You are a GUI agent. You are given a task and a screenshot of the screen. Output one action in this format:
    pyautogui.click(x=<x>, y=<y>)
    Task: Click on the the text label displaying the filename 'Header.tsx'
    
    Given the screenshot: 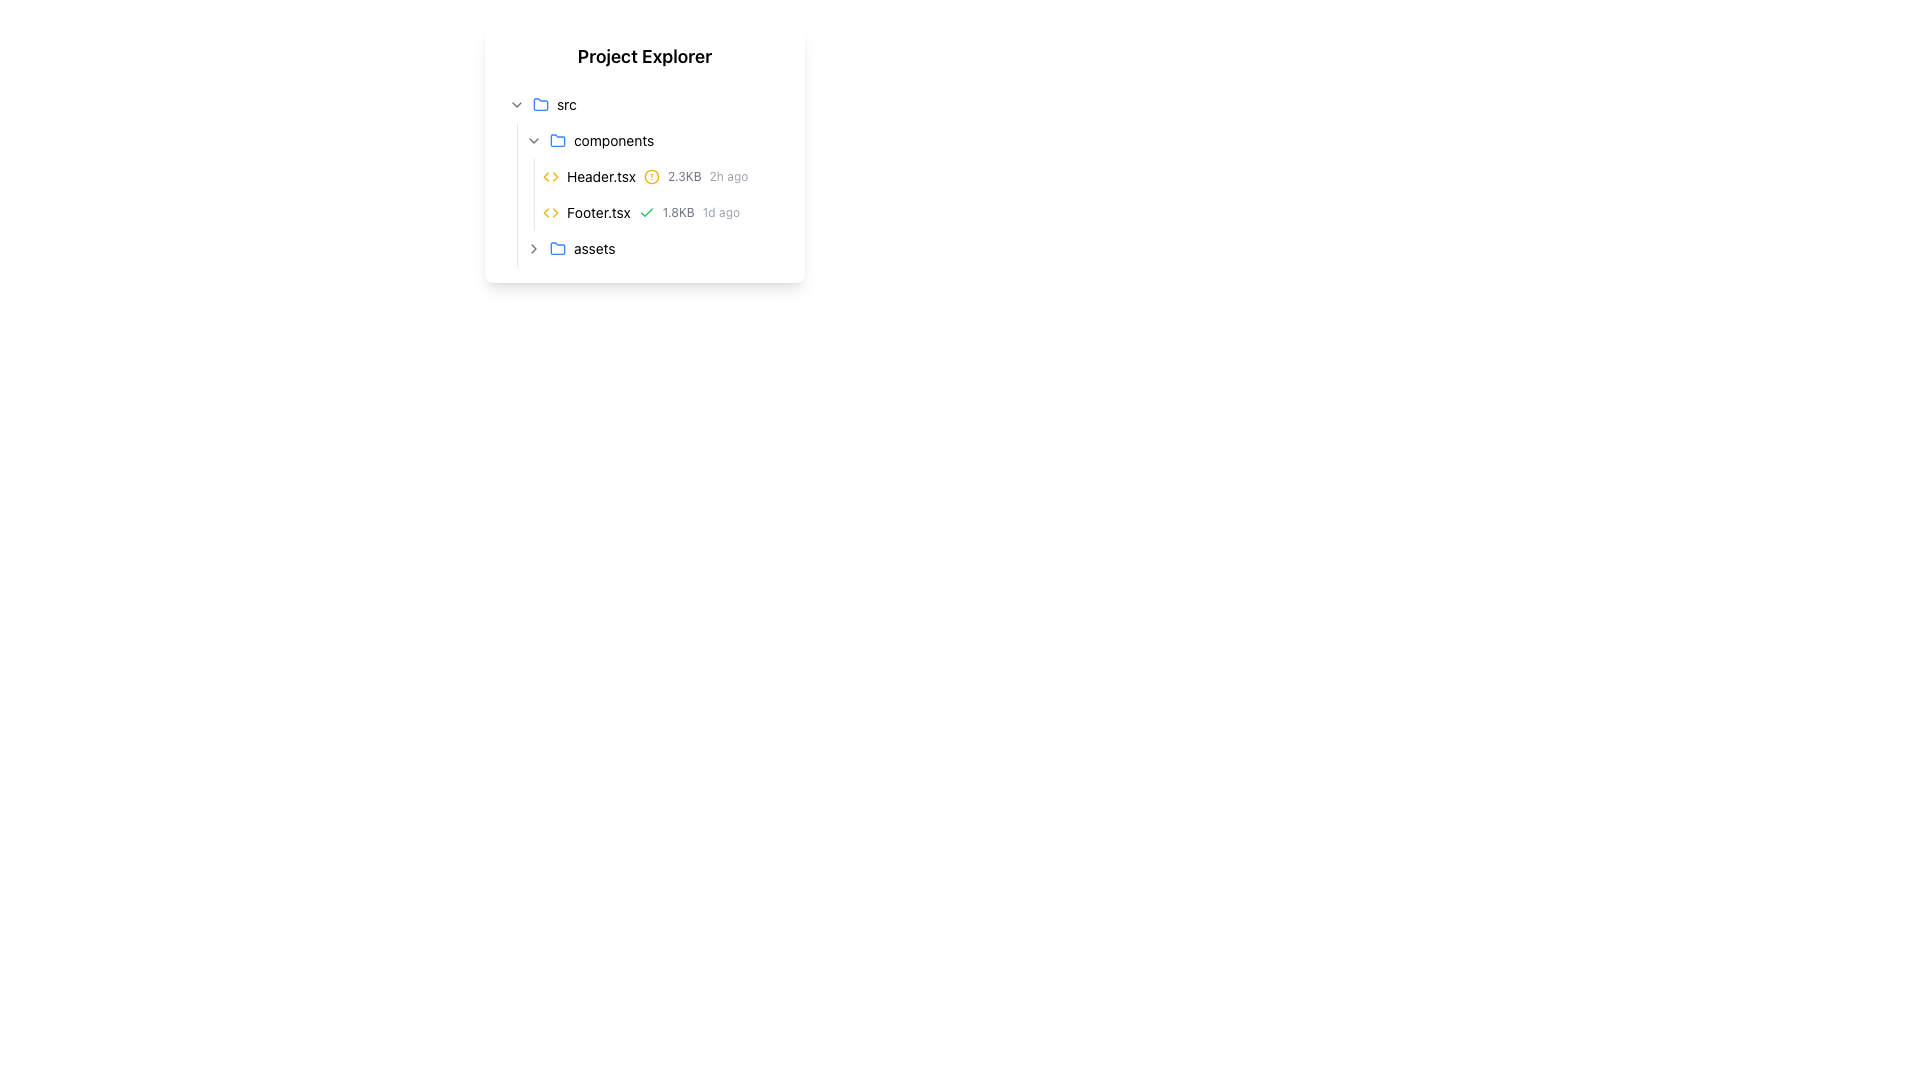 What is the action you would take?
    pyautogui.click(x=600, y=176)
    